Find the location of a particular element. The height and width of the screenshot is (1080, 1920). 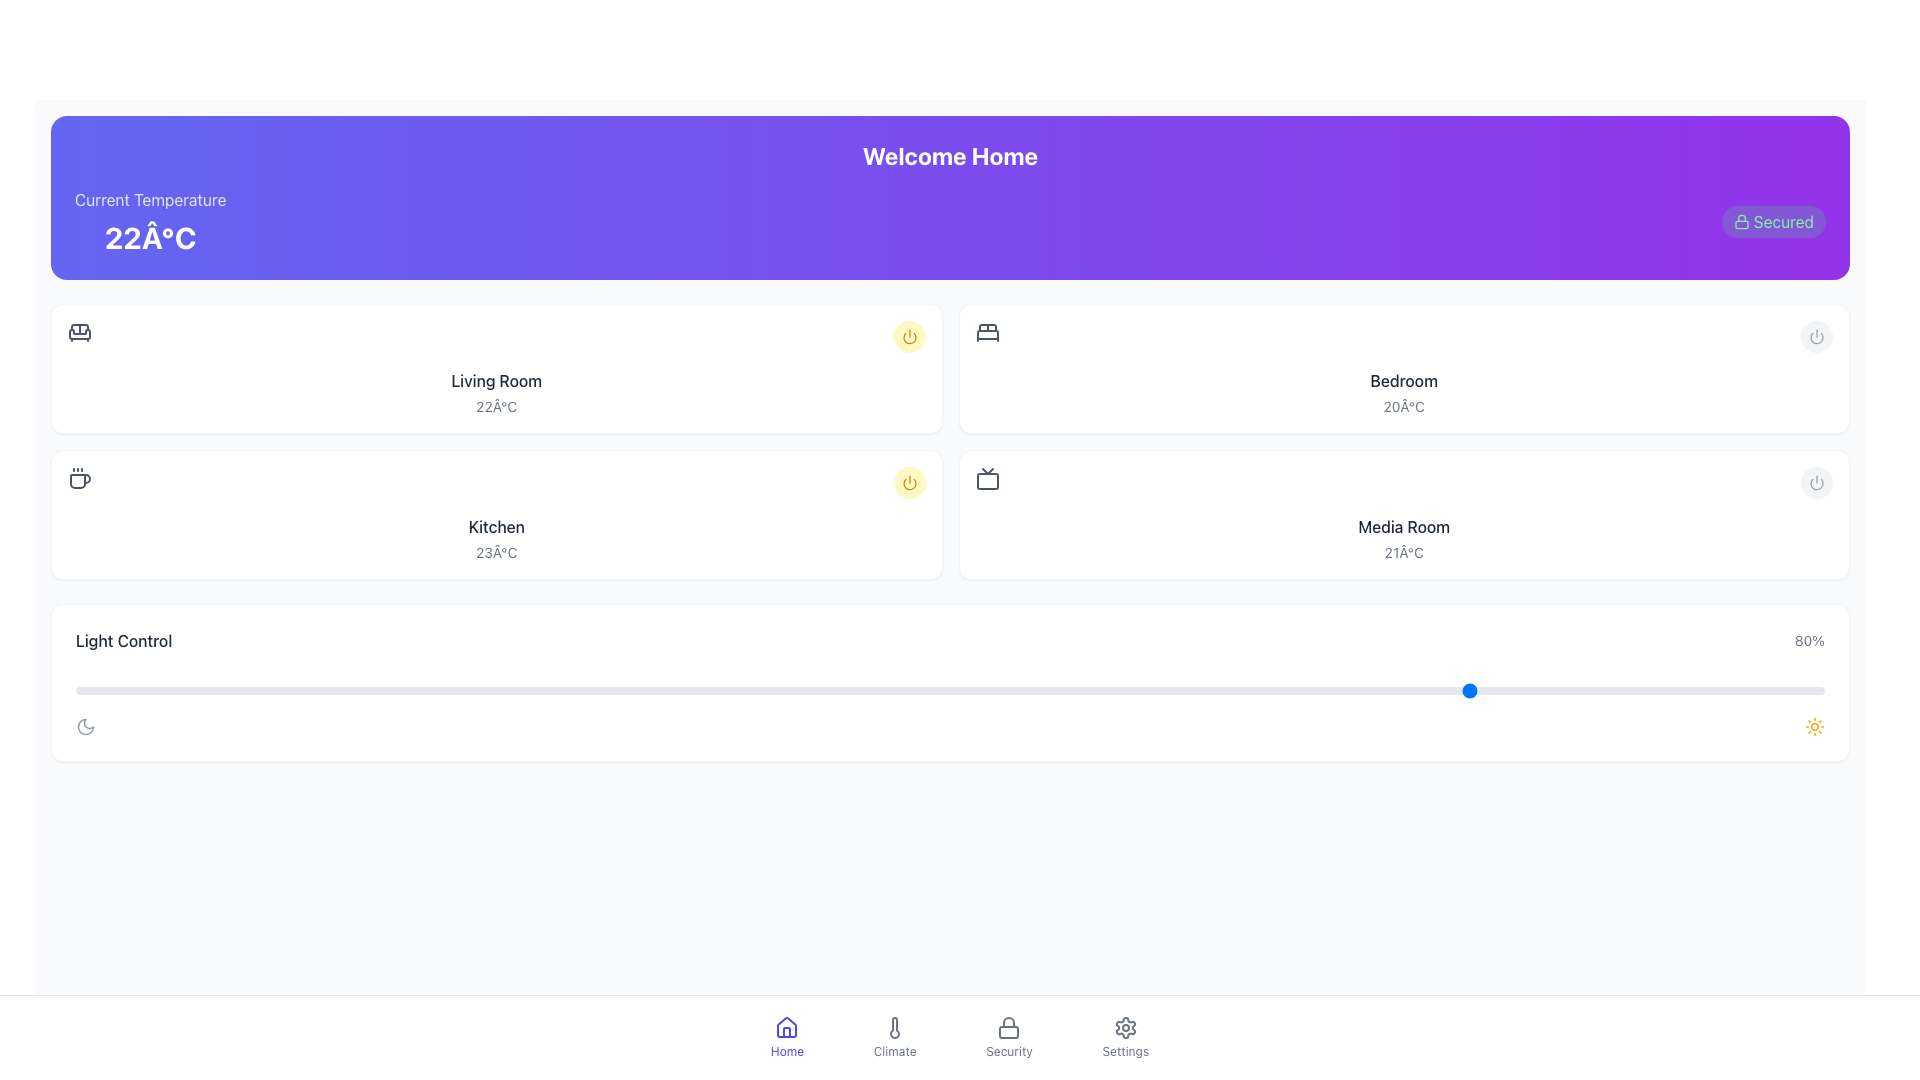

the decorative SVG icon representing the living room area in the smart home dashboard interface, located at the top-left corner of its section is located at coordinates (80, 331).